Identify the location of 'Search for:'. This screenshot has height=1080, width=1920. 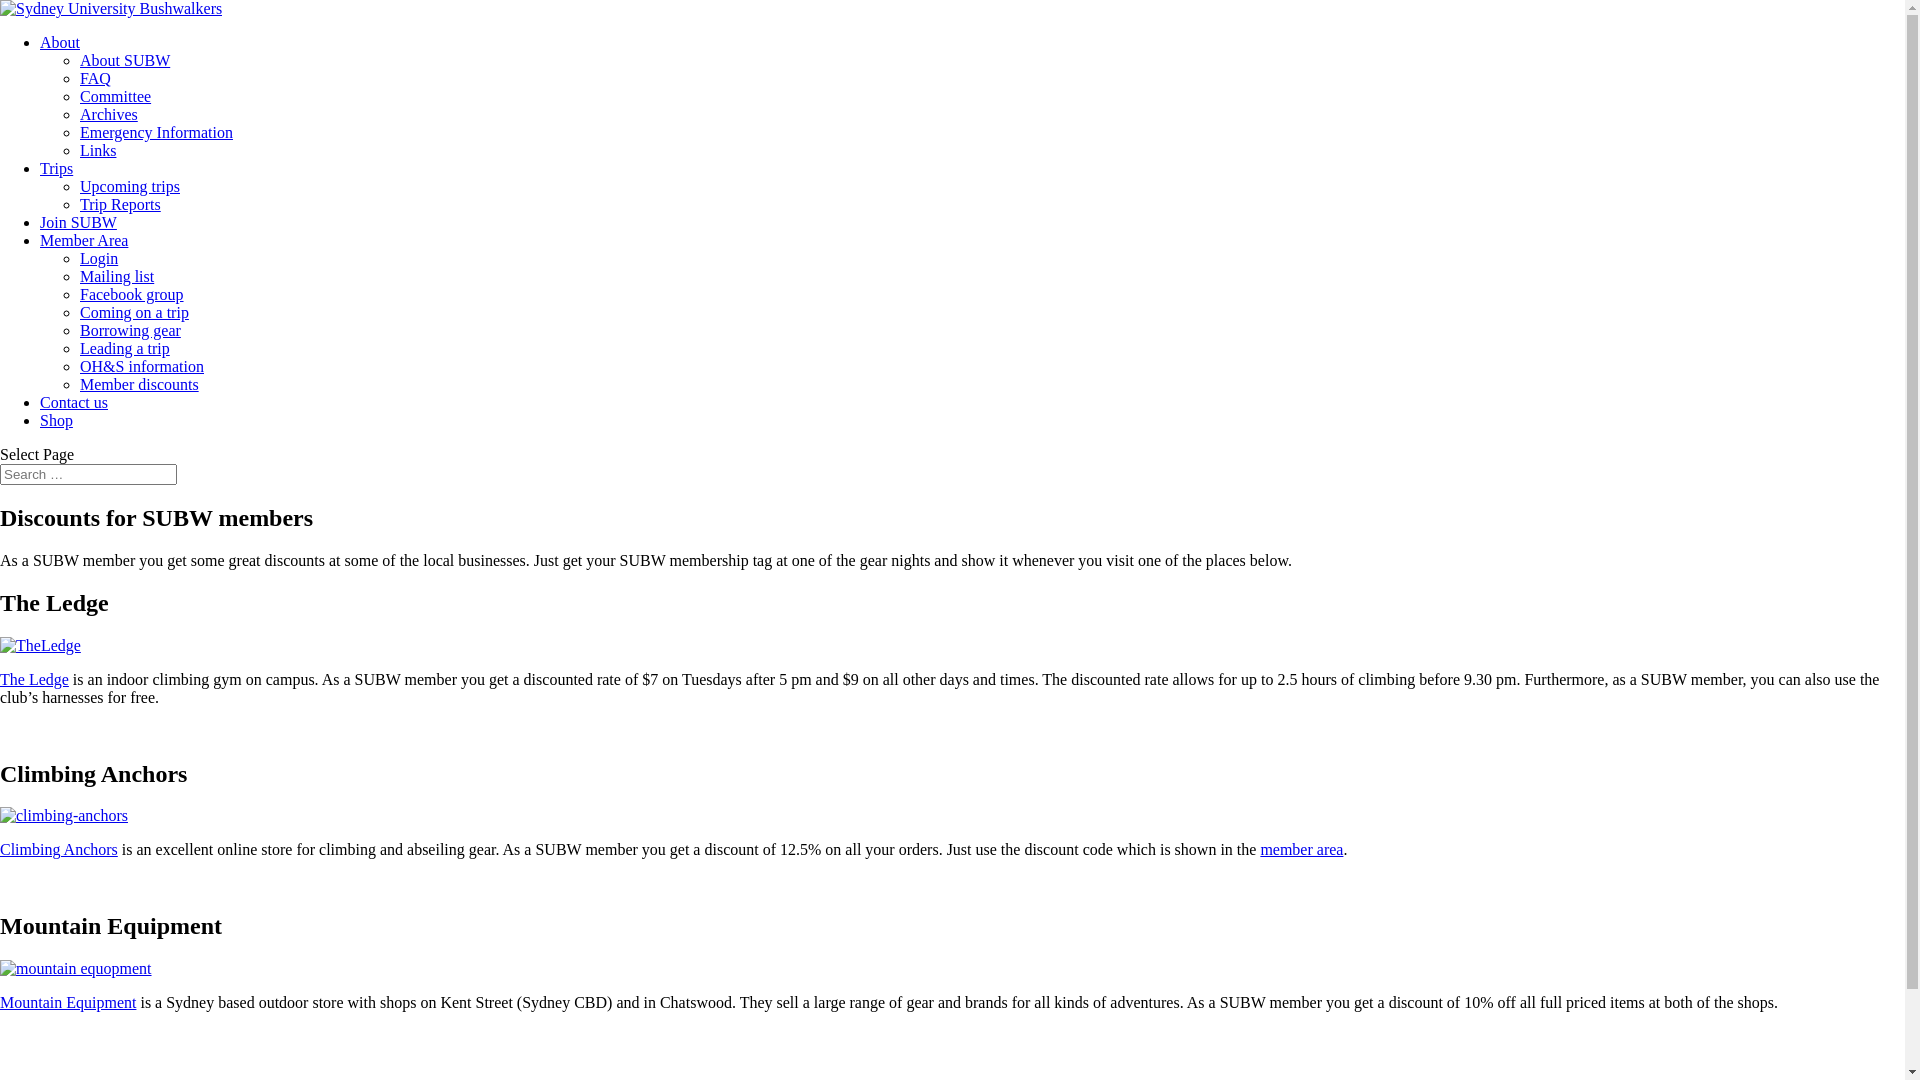
(0, 474).